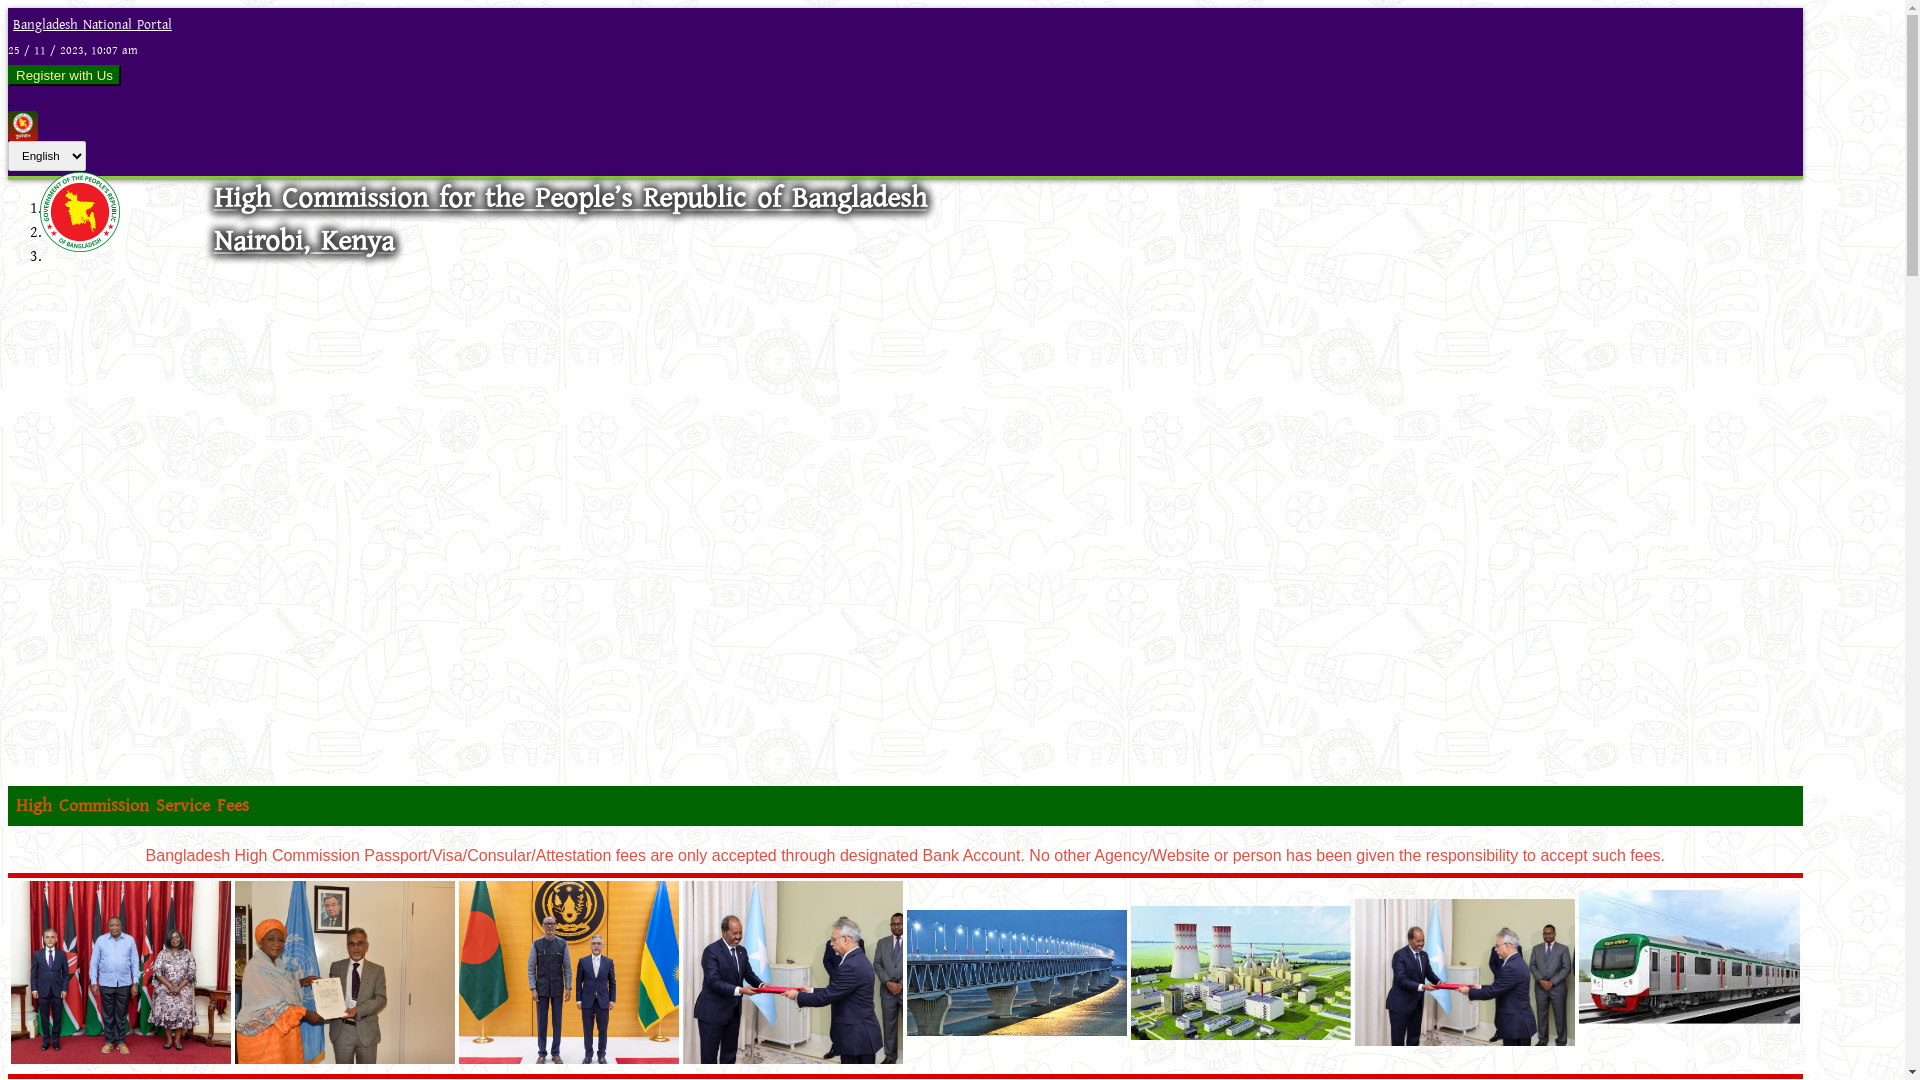 The image size is (1920, 1080). What do you see at coordinates (89, 24) in the screenshot?
I see `'Bangladesh National Portal'` at bounding box center [89, 24].